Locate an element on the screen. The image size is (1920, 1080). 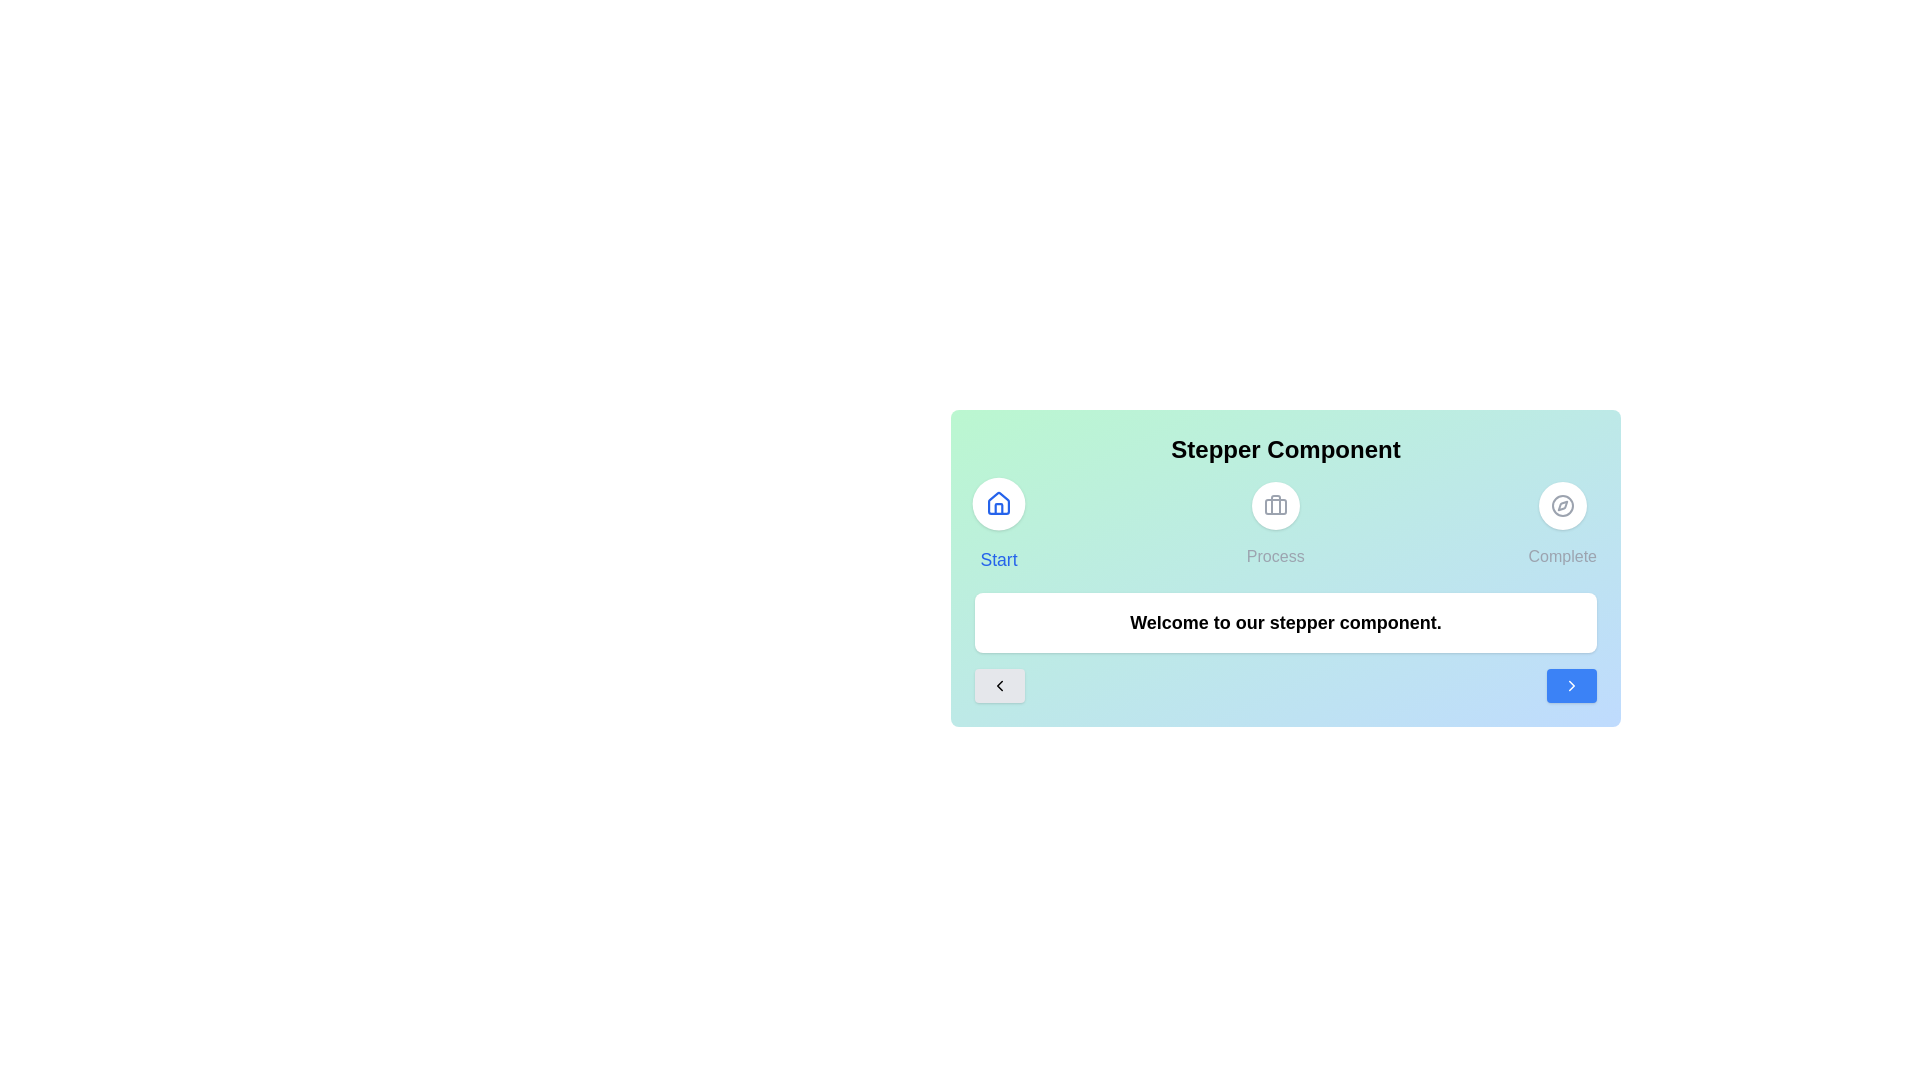
the step icon labeled Complete is located at coordinates (1560, 523).